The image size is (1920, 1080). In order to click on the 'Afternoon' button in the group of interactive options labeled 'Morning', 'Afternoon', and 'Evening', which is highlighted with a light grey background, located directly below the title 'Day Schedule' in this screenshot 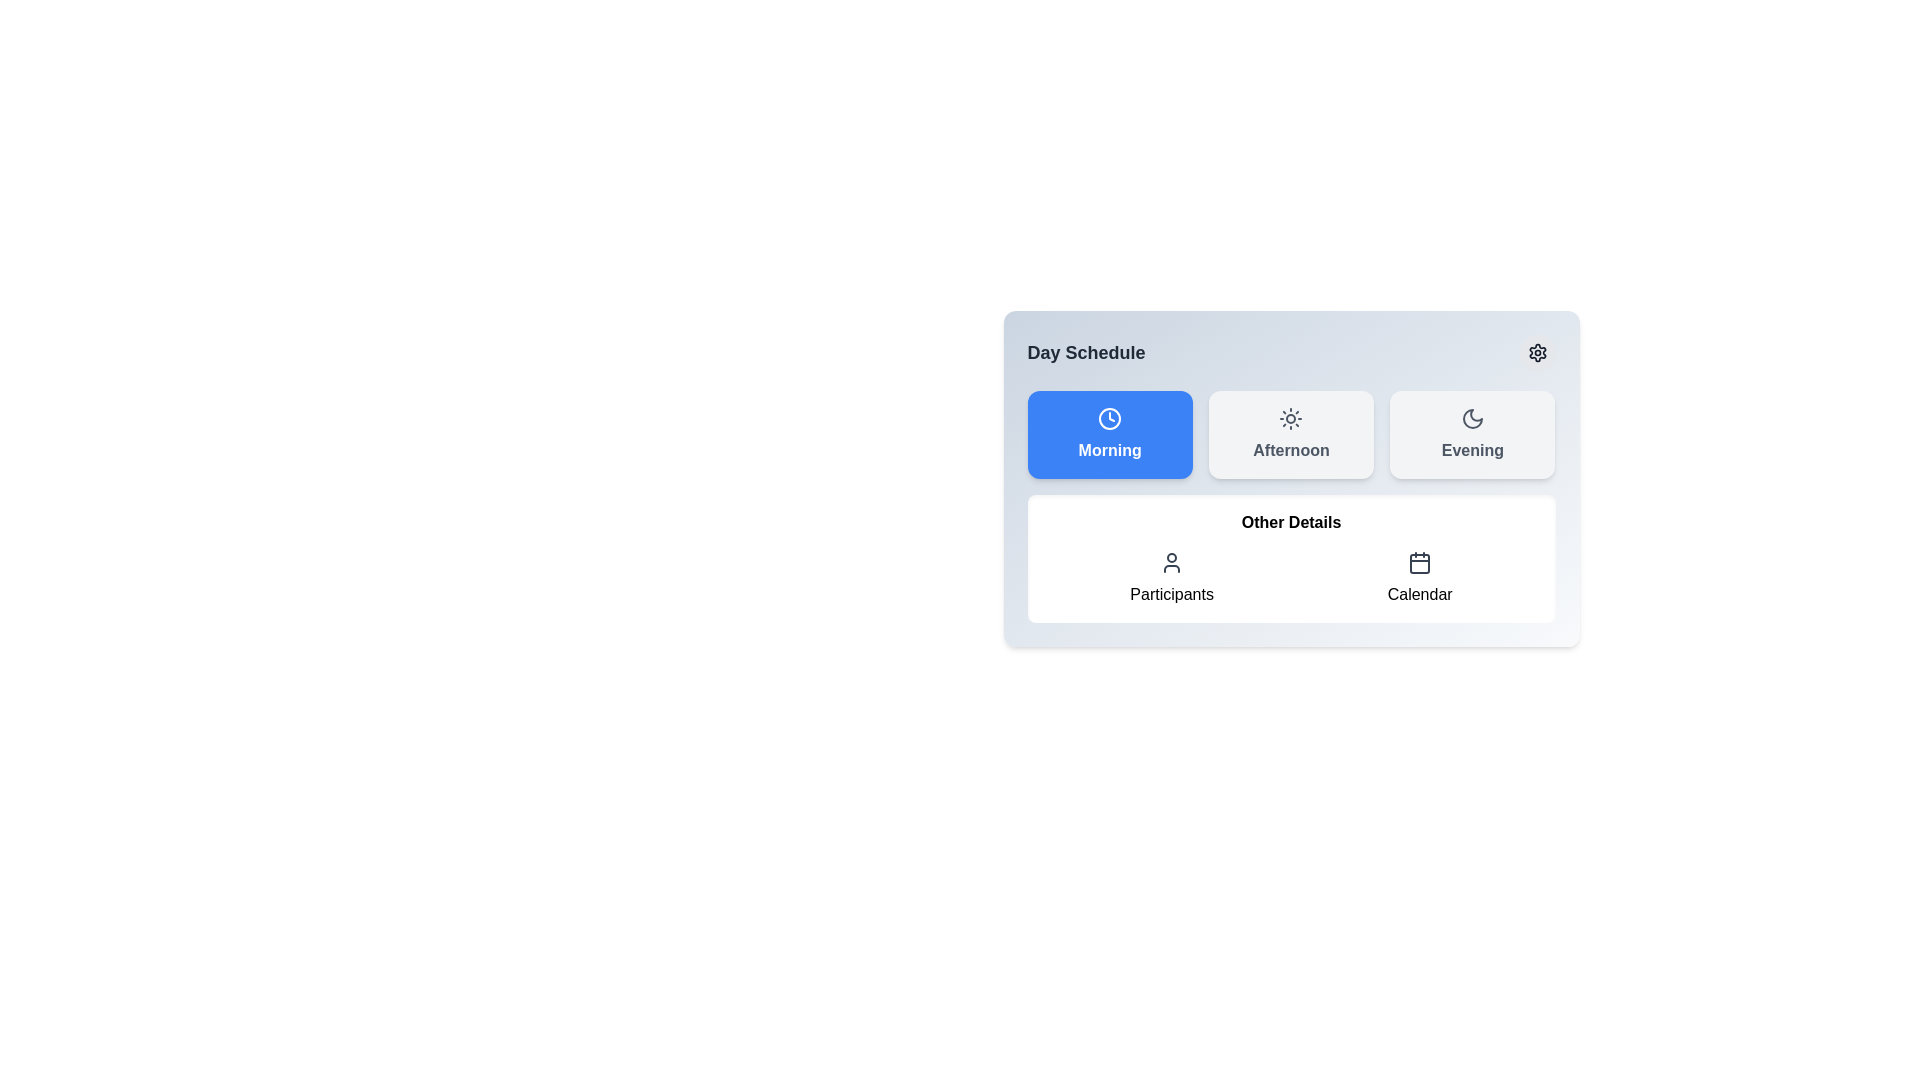, I will do `click(1291, 434)`.